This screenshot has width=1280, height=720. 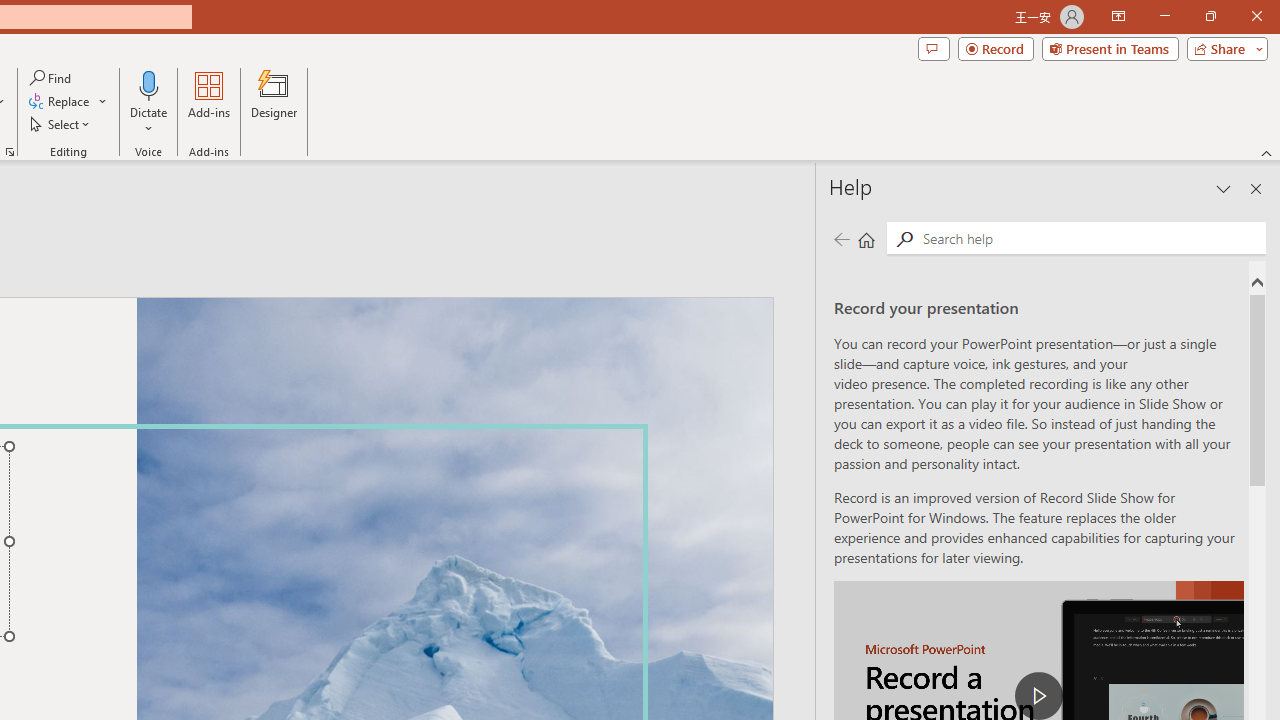 What do you see at coordinates (148, 103) in the screenshot?
I see `'Dictate'` at bounding box center [148, 103].